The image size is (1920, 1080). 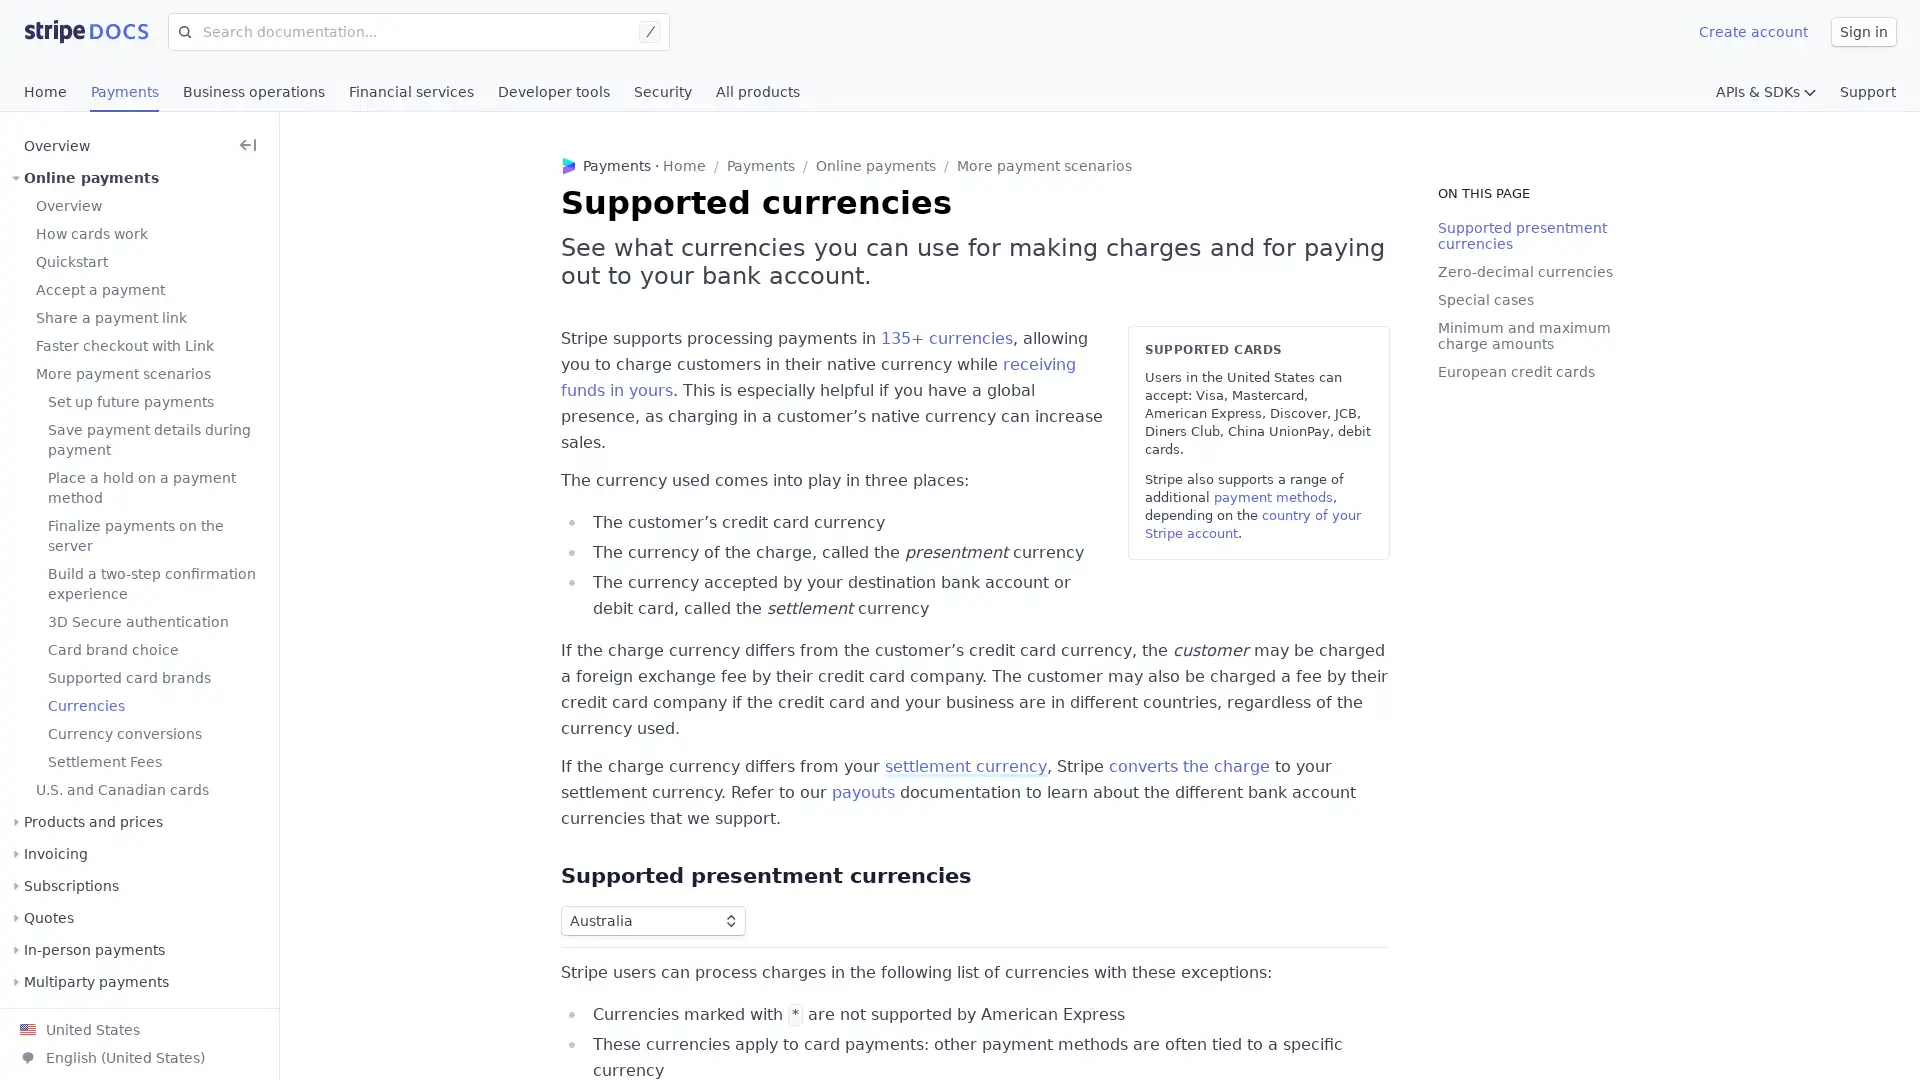 I want to click on Orders, so click(x=48, y=1014).